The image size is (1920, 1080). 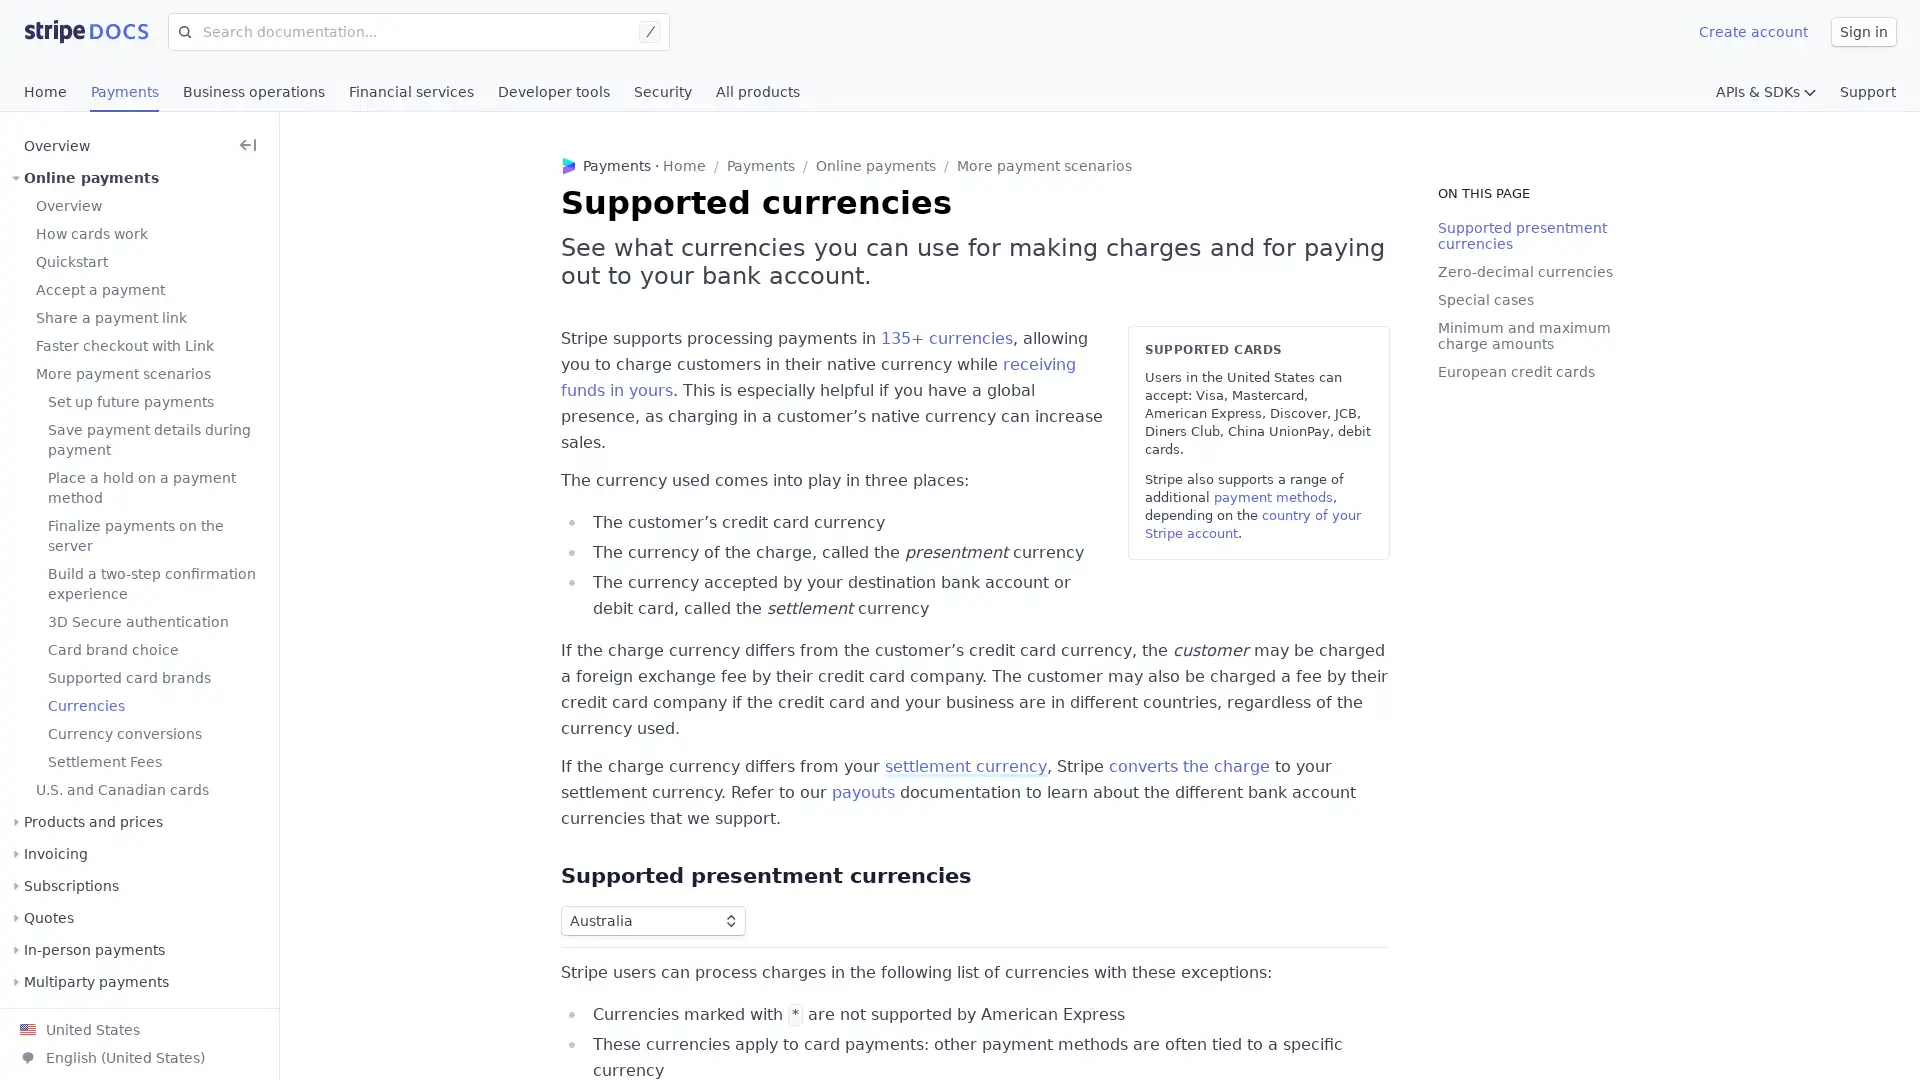 I want to click on Orders, so click(x=48, y=1014).